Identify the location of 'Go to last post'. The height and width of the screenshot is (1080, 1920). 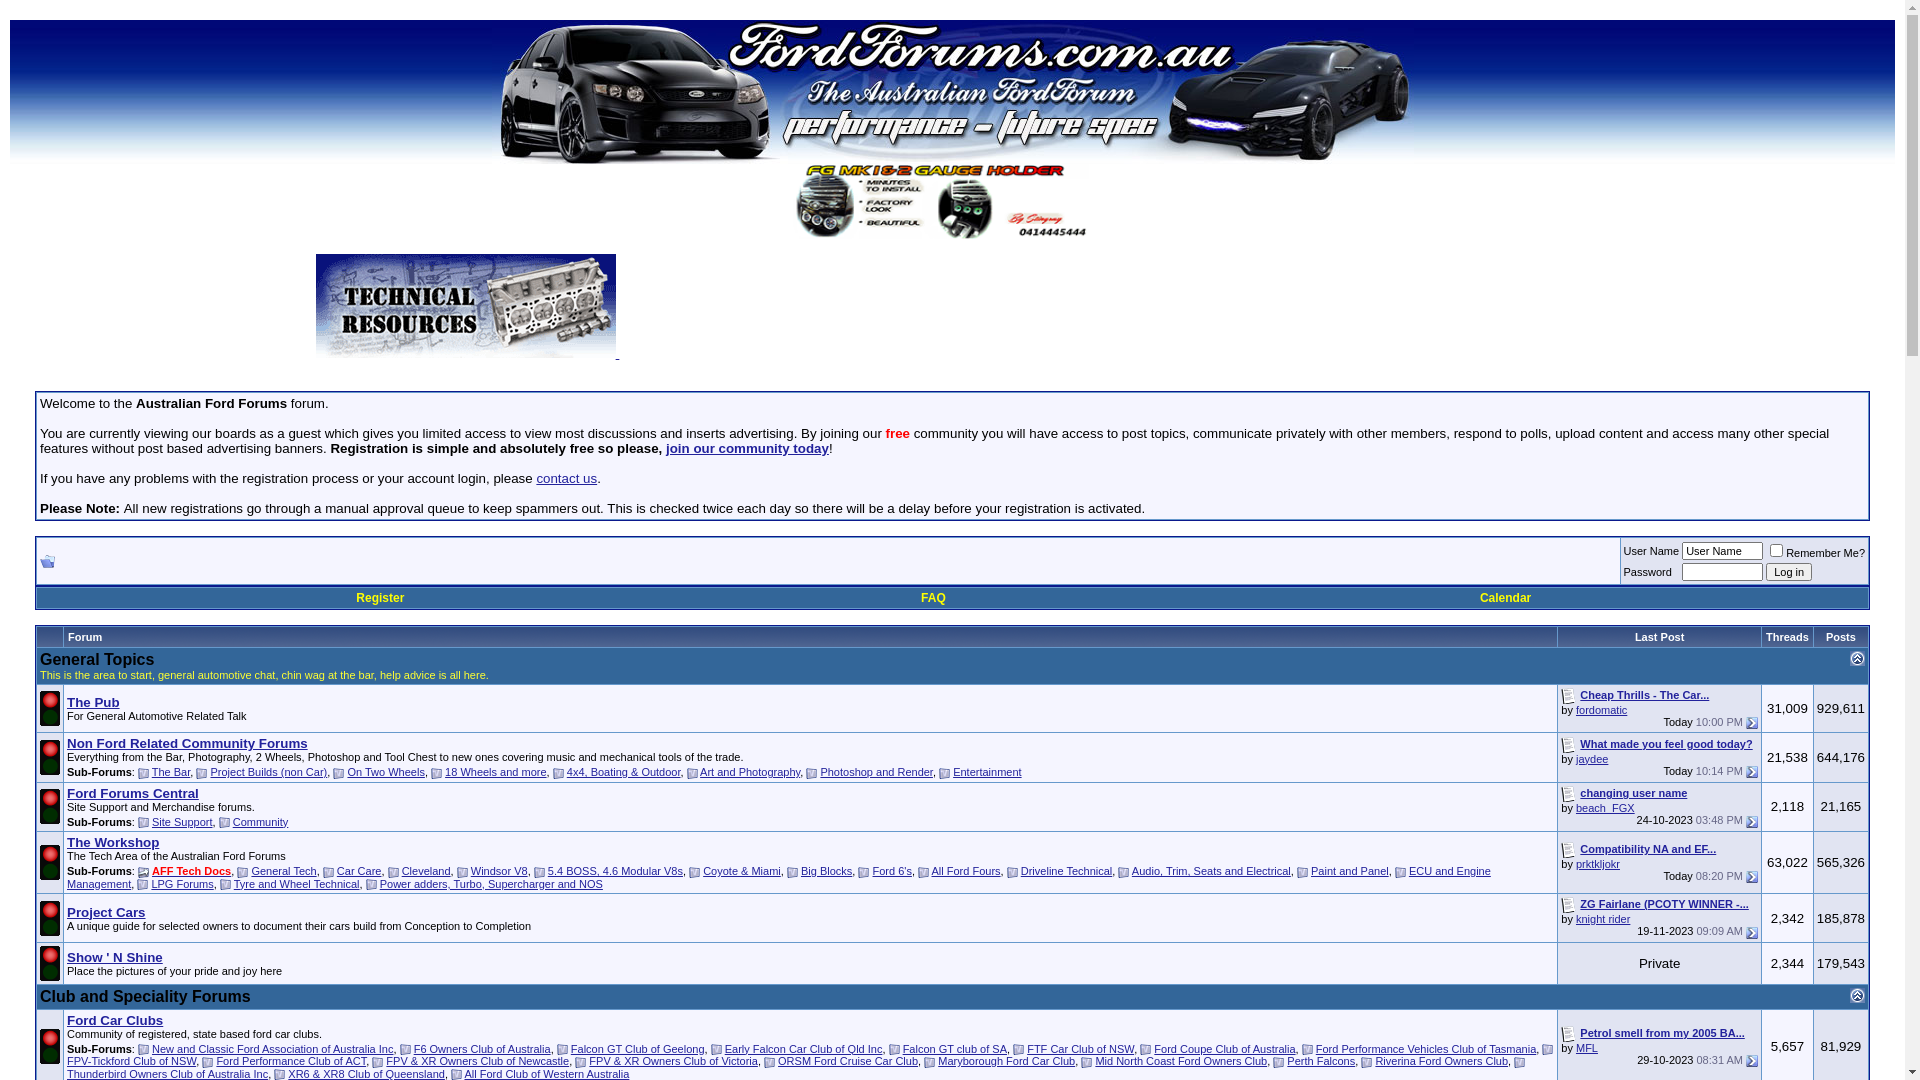
(1751, 821).